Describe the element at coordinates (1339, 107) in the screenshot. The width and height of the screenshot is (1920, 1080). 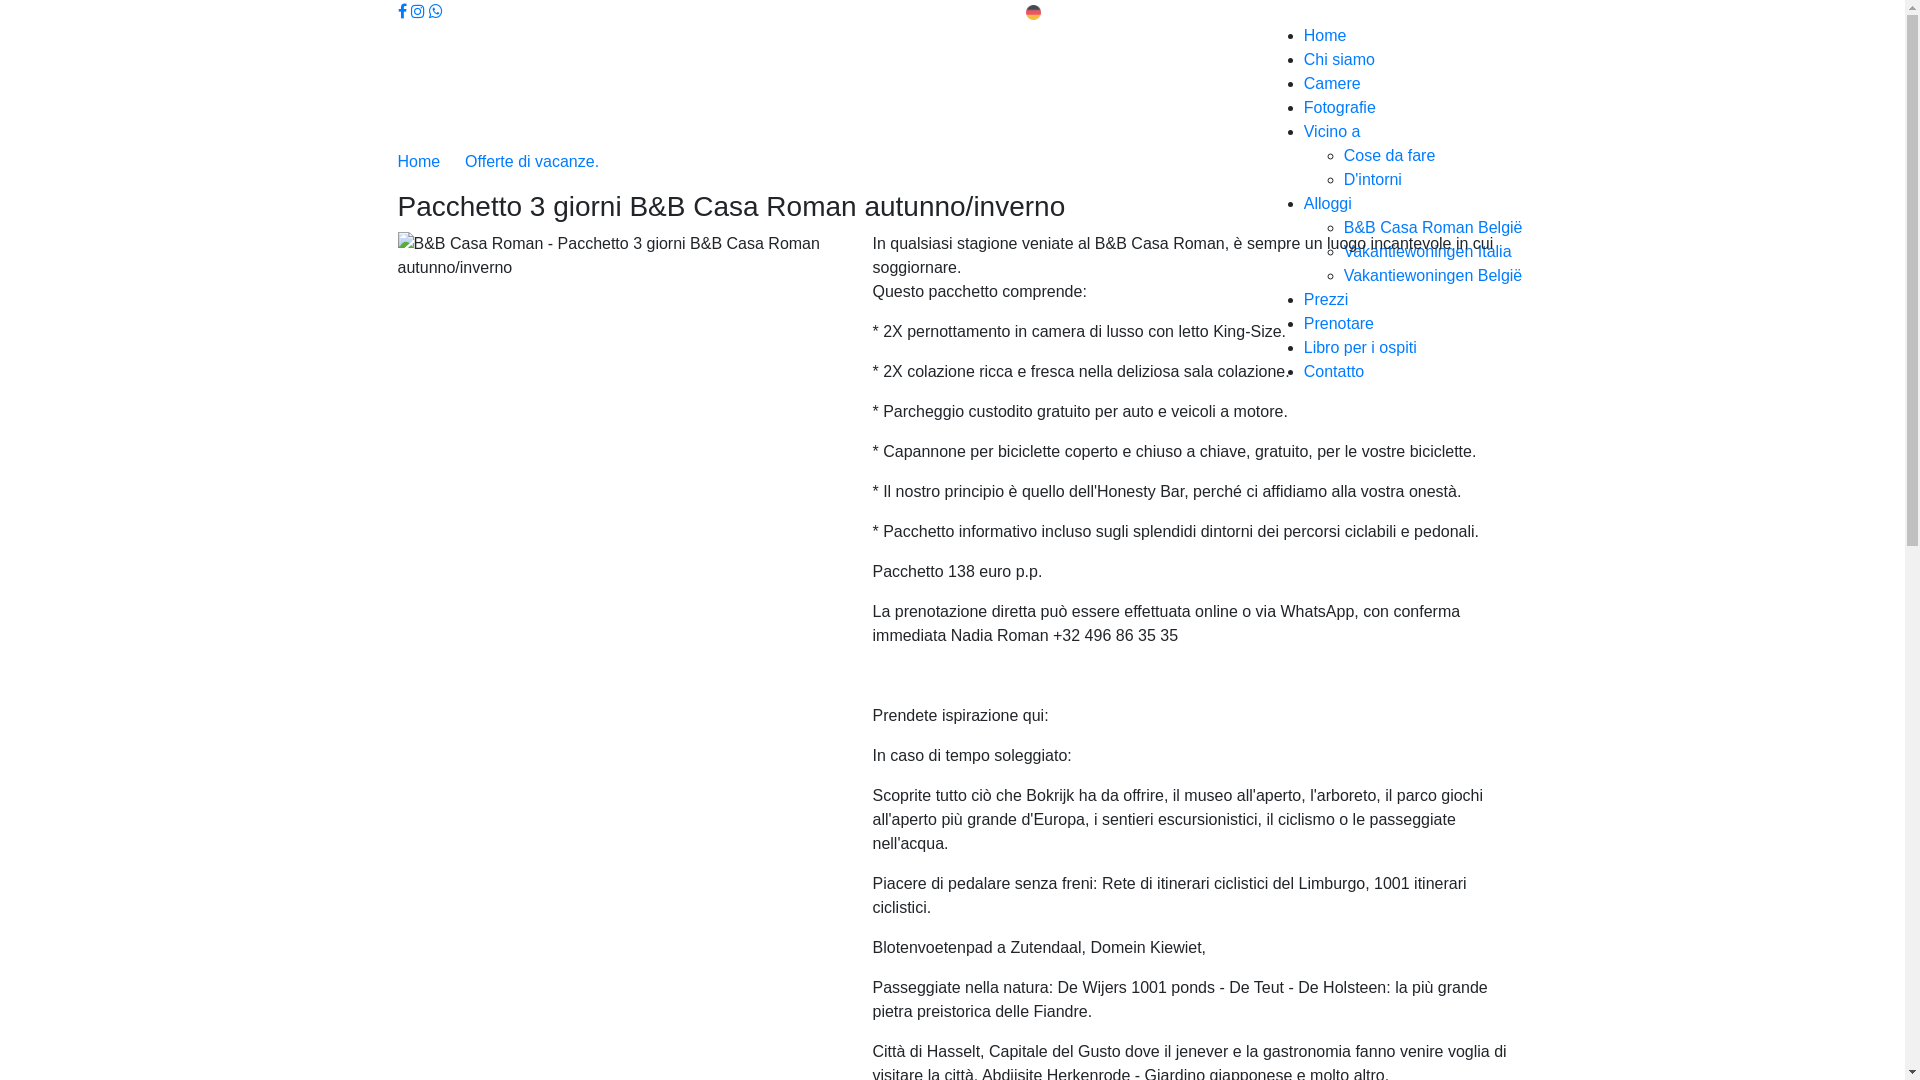
I see `'Fotografie'` at that location.